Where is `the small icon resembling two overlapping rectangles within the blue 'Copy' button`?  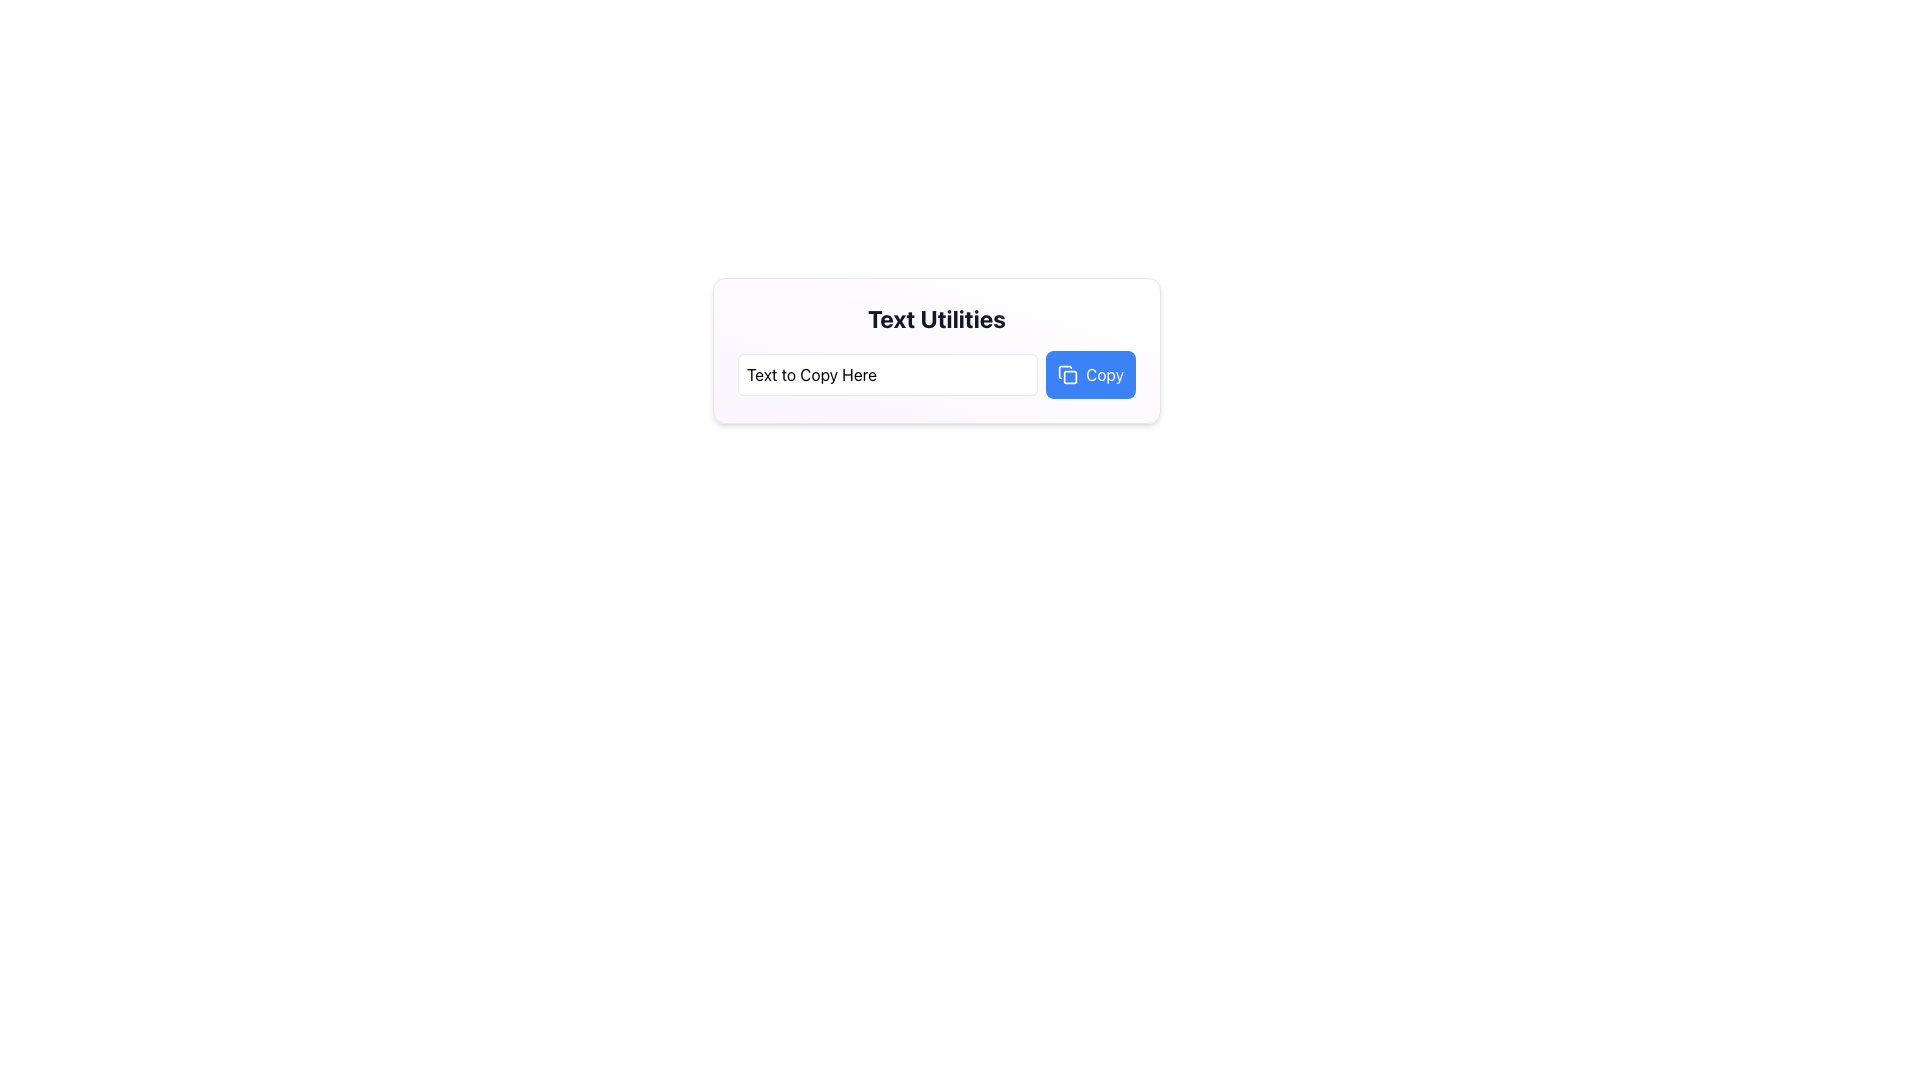 the small icon resembling two overlapping rectangles within the blue 'Copy' button is located at coordinates (1067, 374).